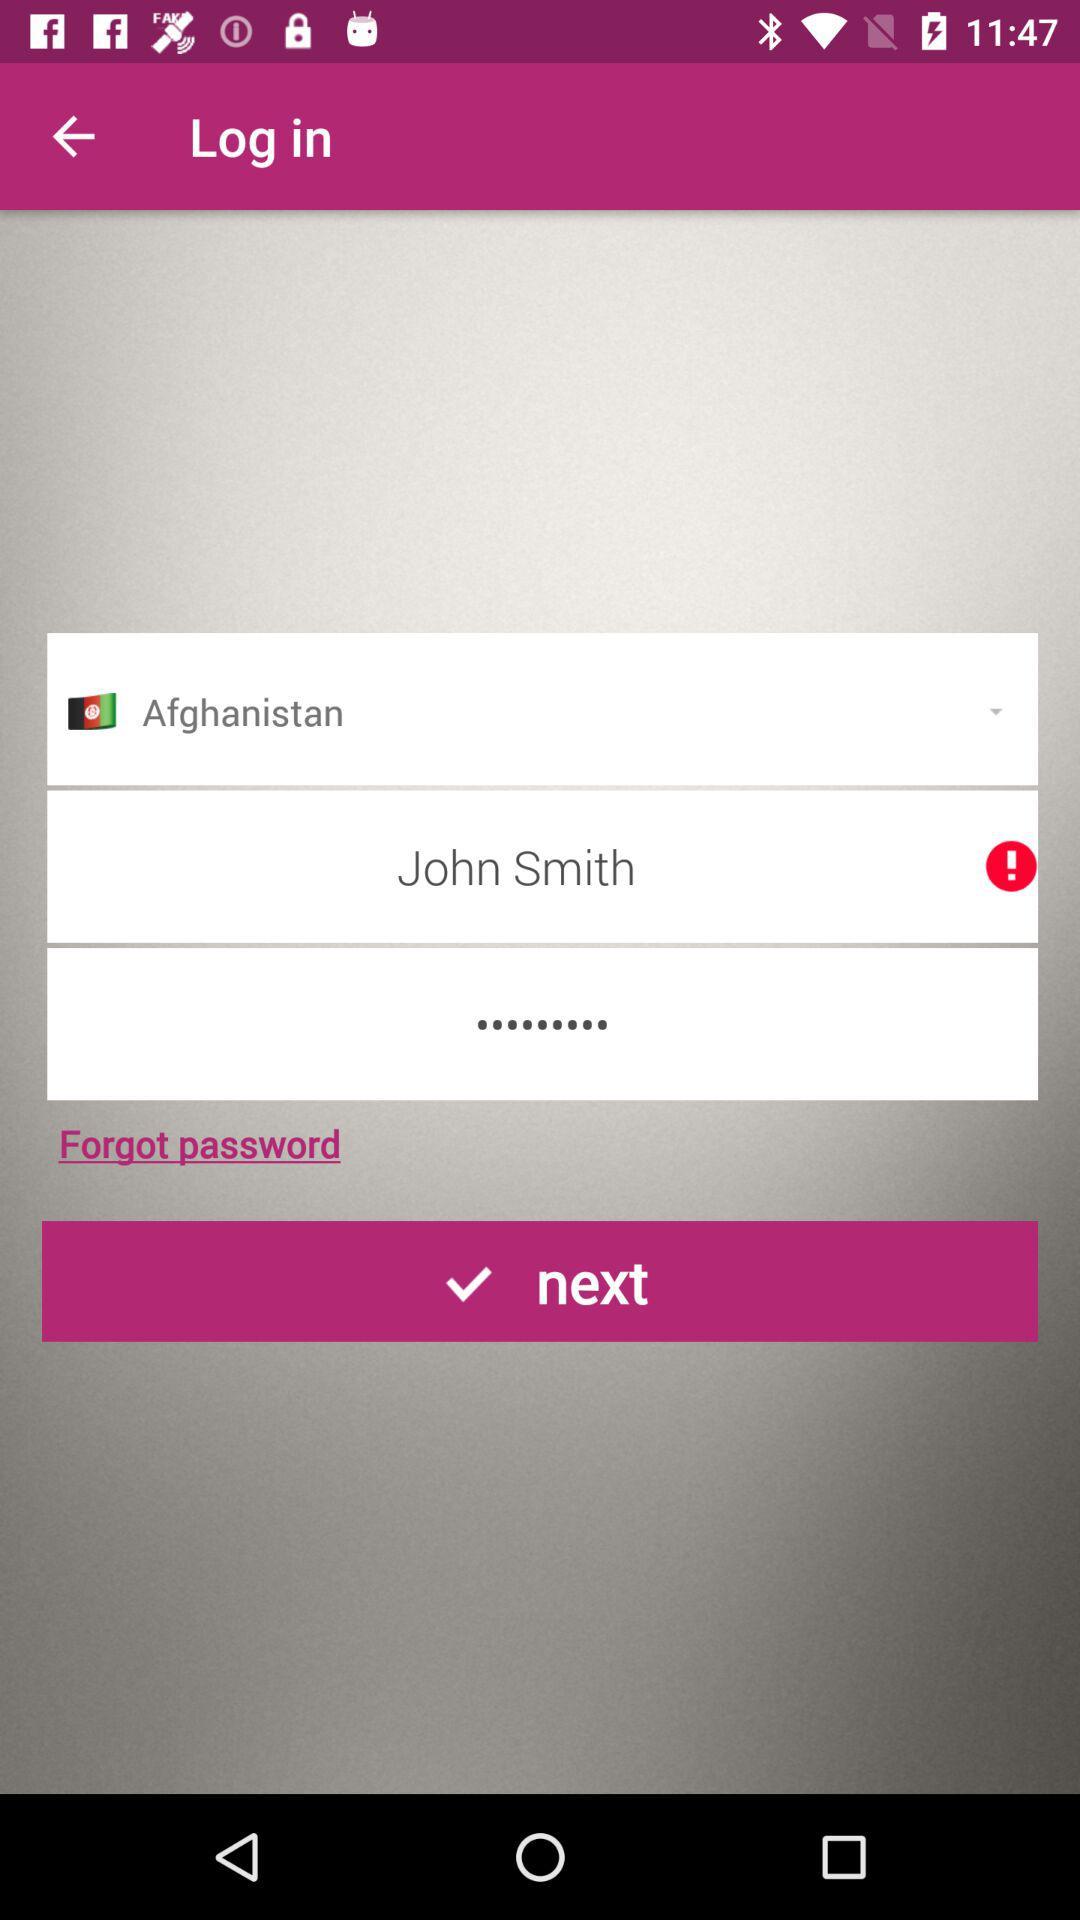 This screenshot has height=1920, width=1080. I want to click on the icon below john smith item, so click(542, 1024).